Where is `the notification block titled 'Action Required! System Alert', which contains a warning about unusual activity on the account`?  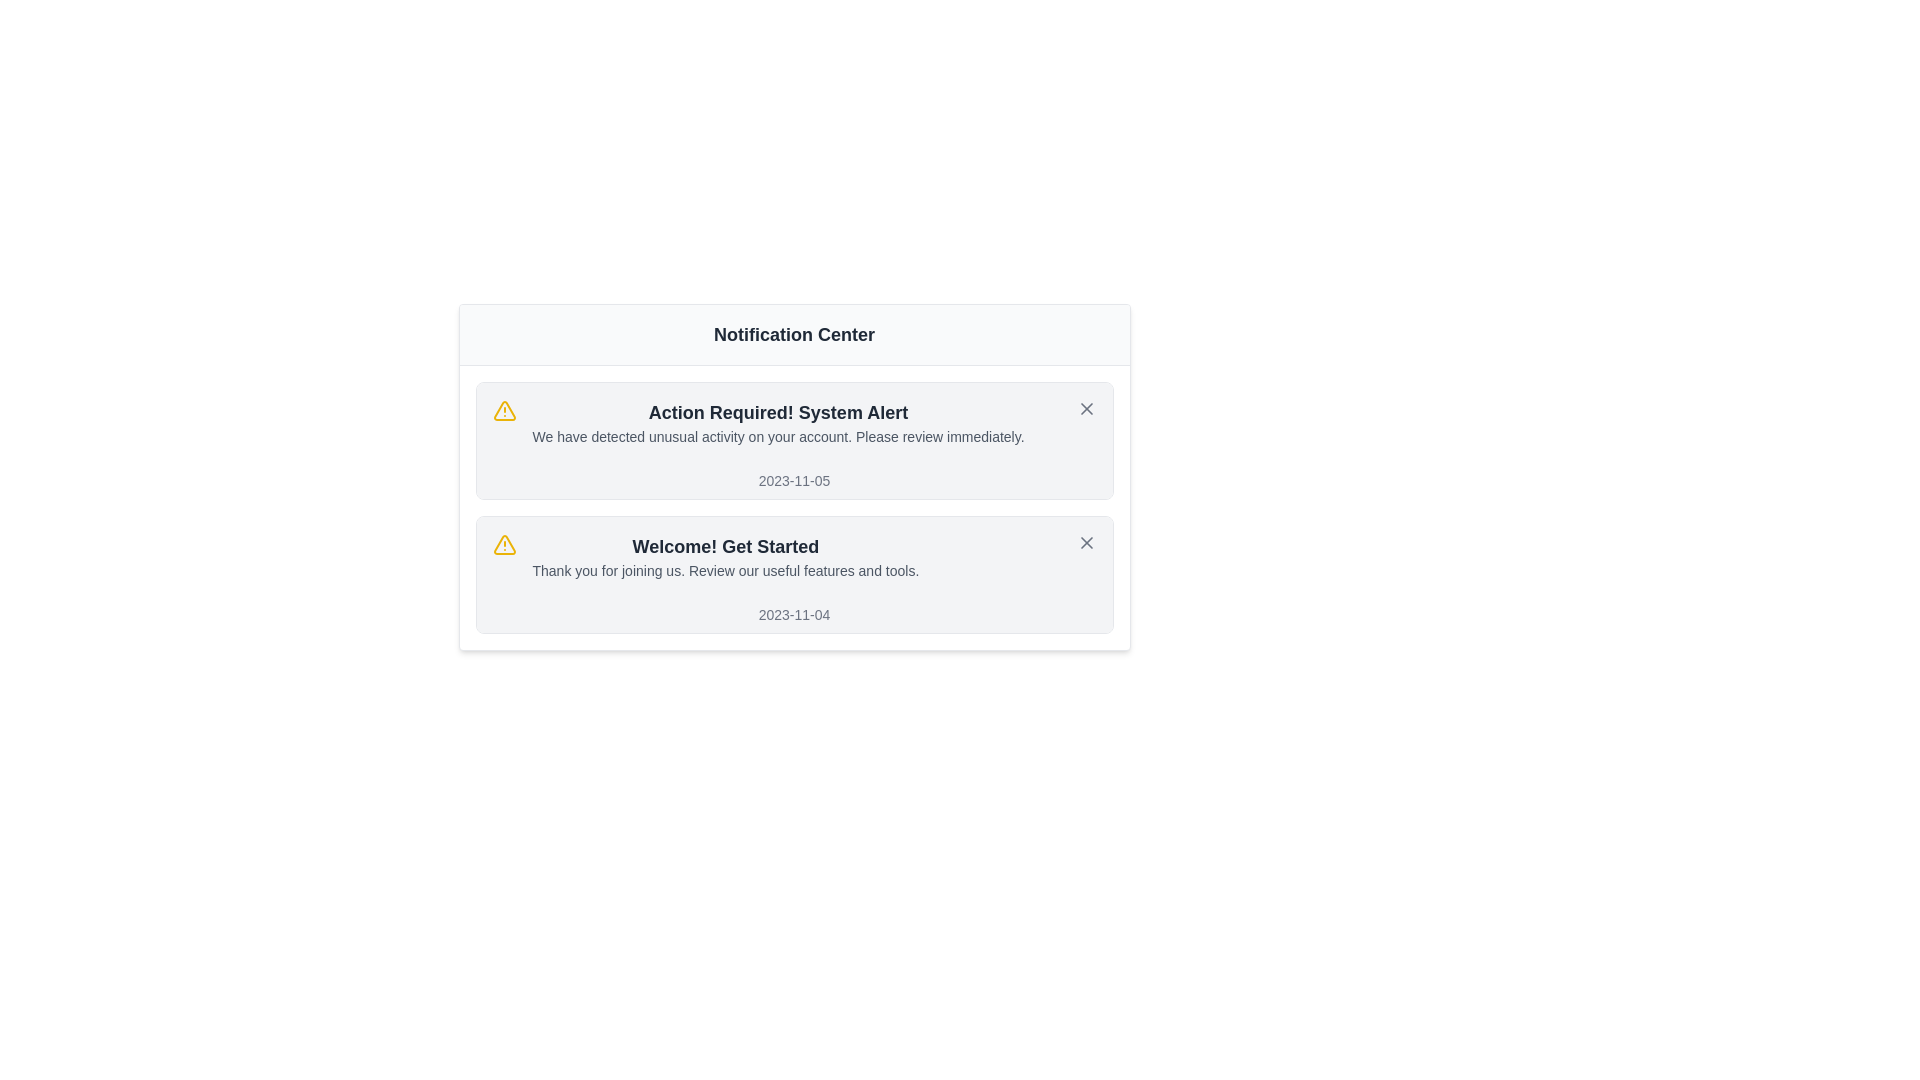 the notification block titled 'Action Required! System Alert', which contains a warning about unusual activity on the account is located at coordinates (777, 422).